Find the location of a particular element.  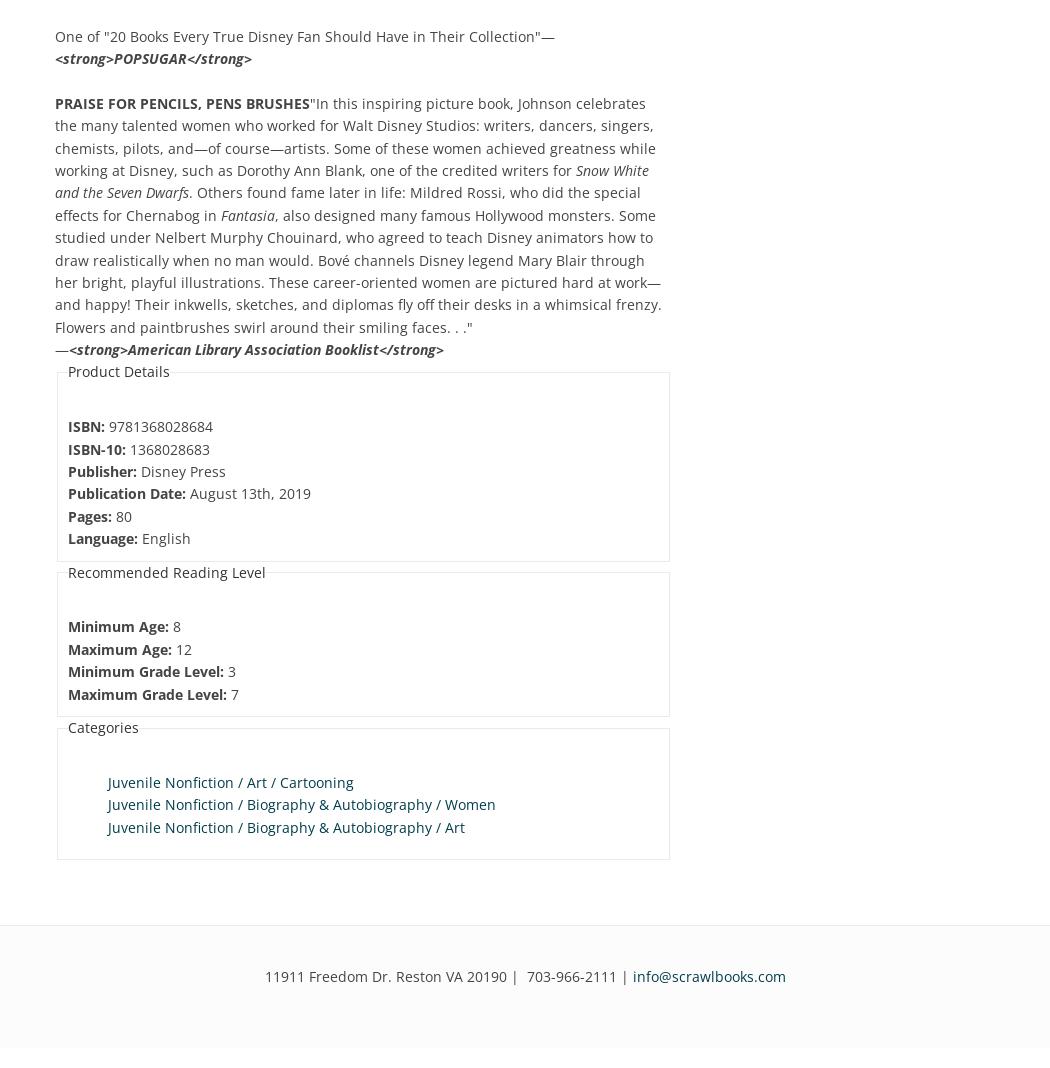

'English' is located at coordinates (164, 537).